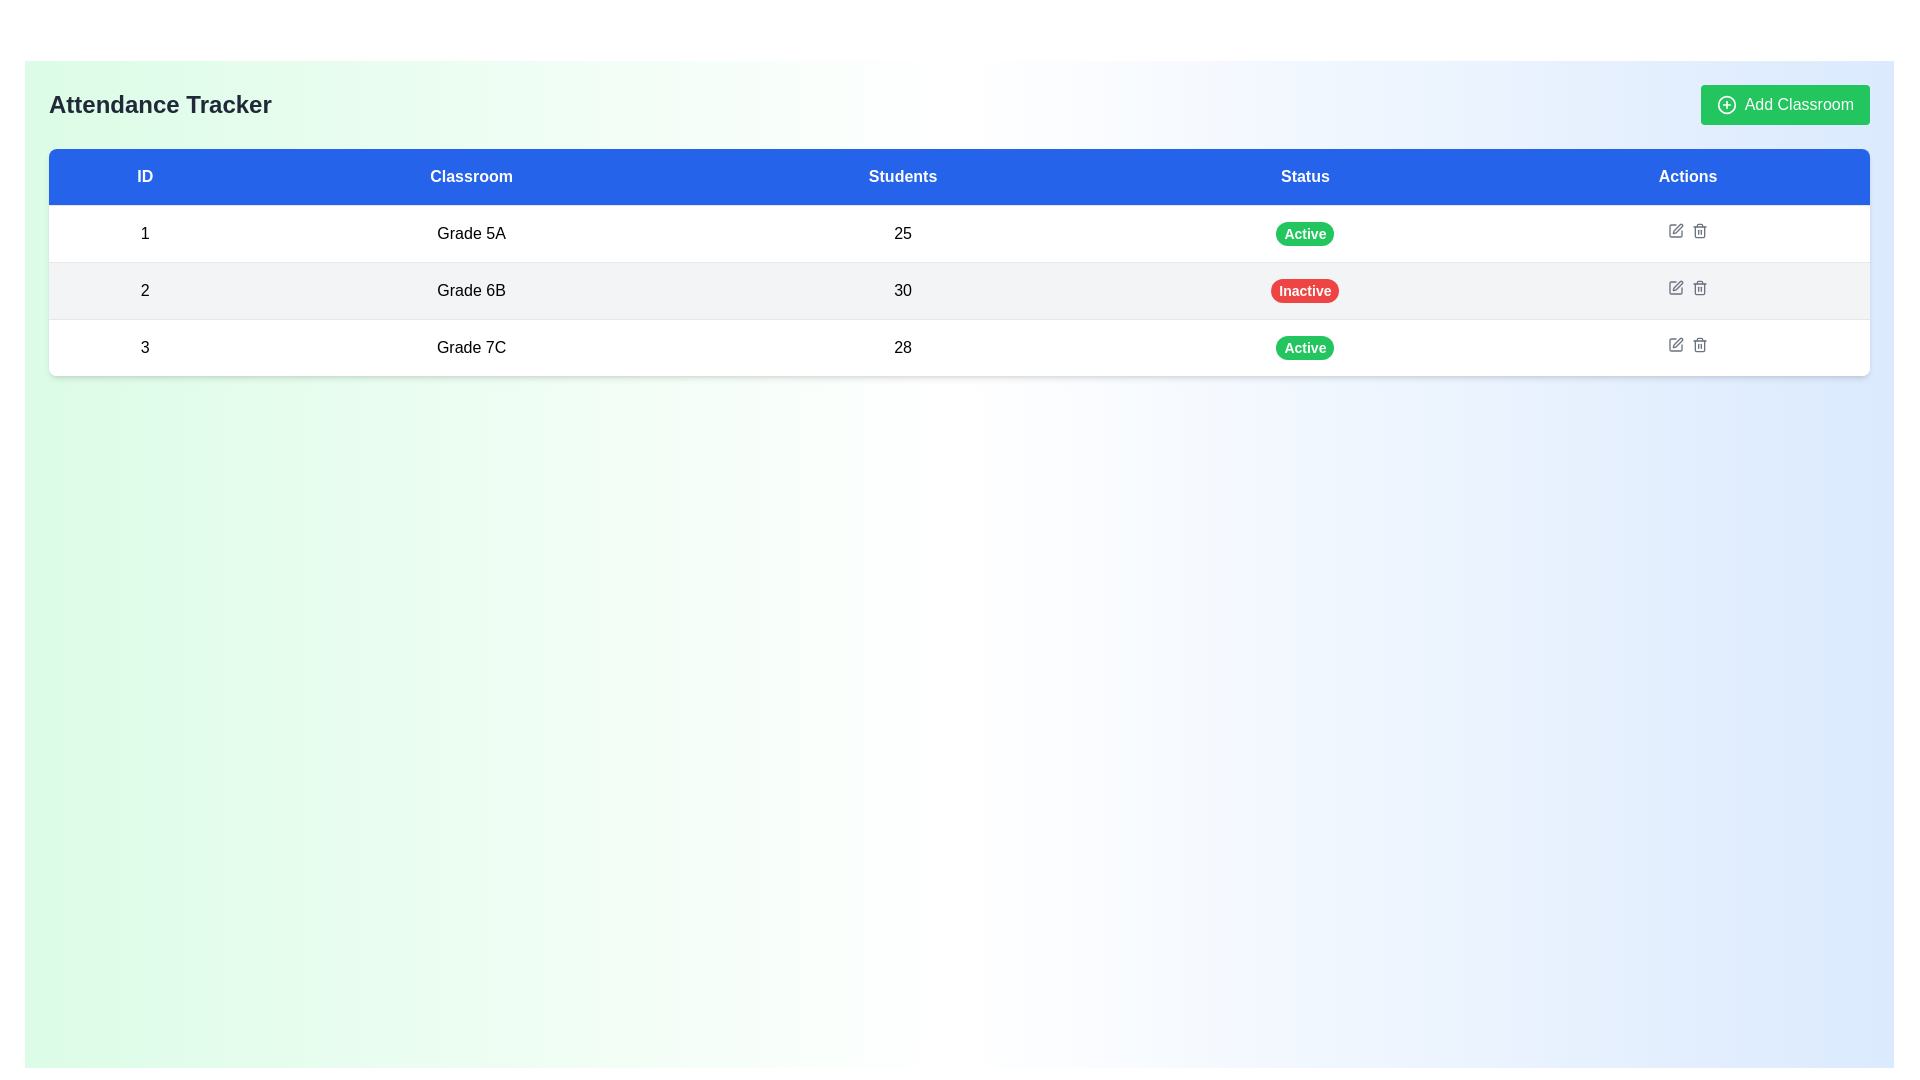  I want to click on the rectangular button with rounded corners that has a prominent red background and white text reading 'Inactive', located in the 'Status' column of the table for 'Grade 6B', so click(1305, 290).